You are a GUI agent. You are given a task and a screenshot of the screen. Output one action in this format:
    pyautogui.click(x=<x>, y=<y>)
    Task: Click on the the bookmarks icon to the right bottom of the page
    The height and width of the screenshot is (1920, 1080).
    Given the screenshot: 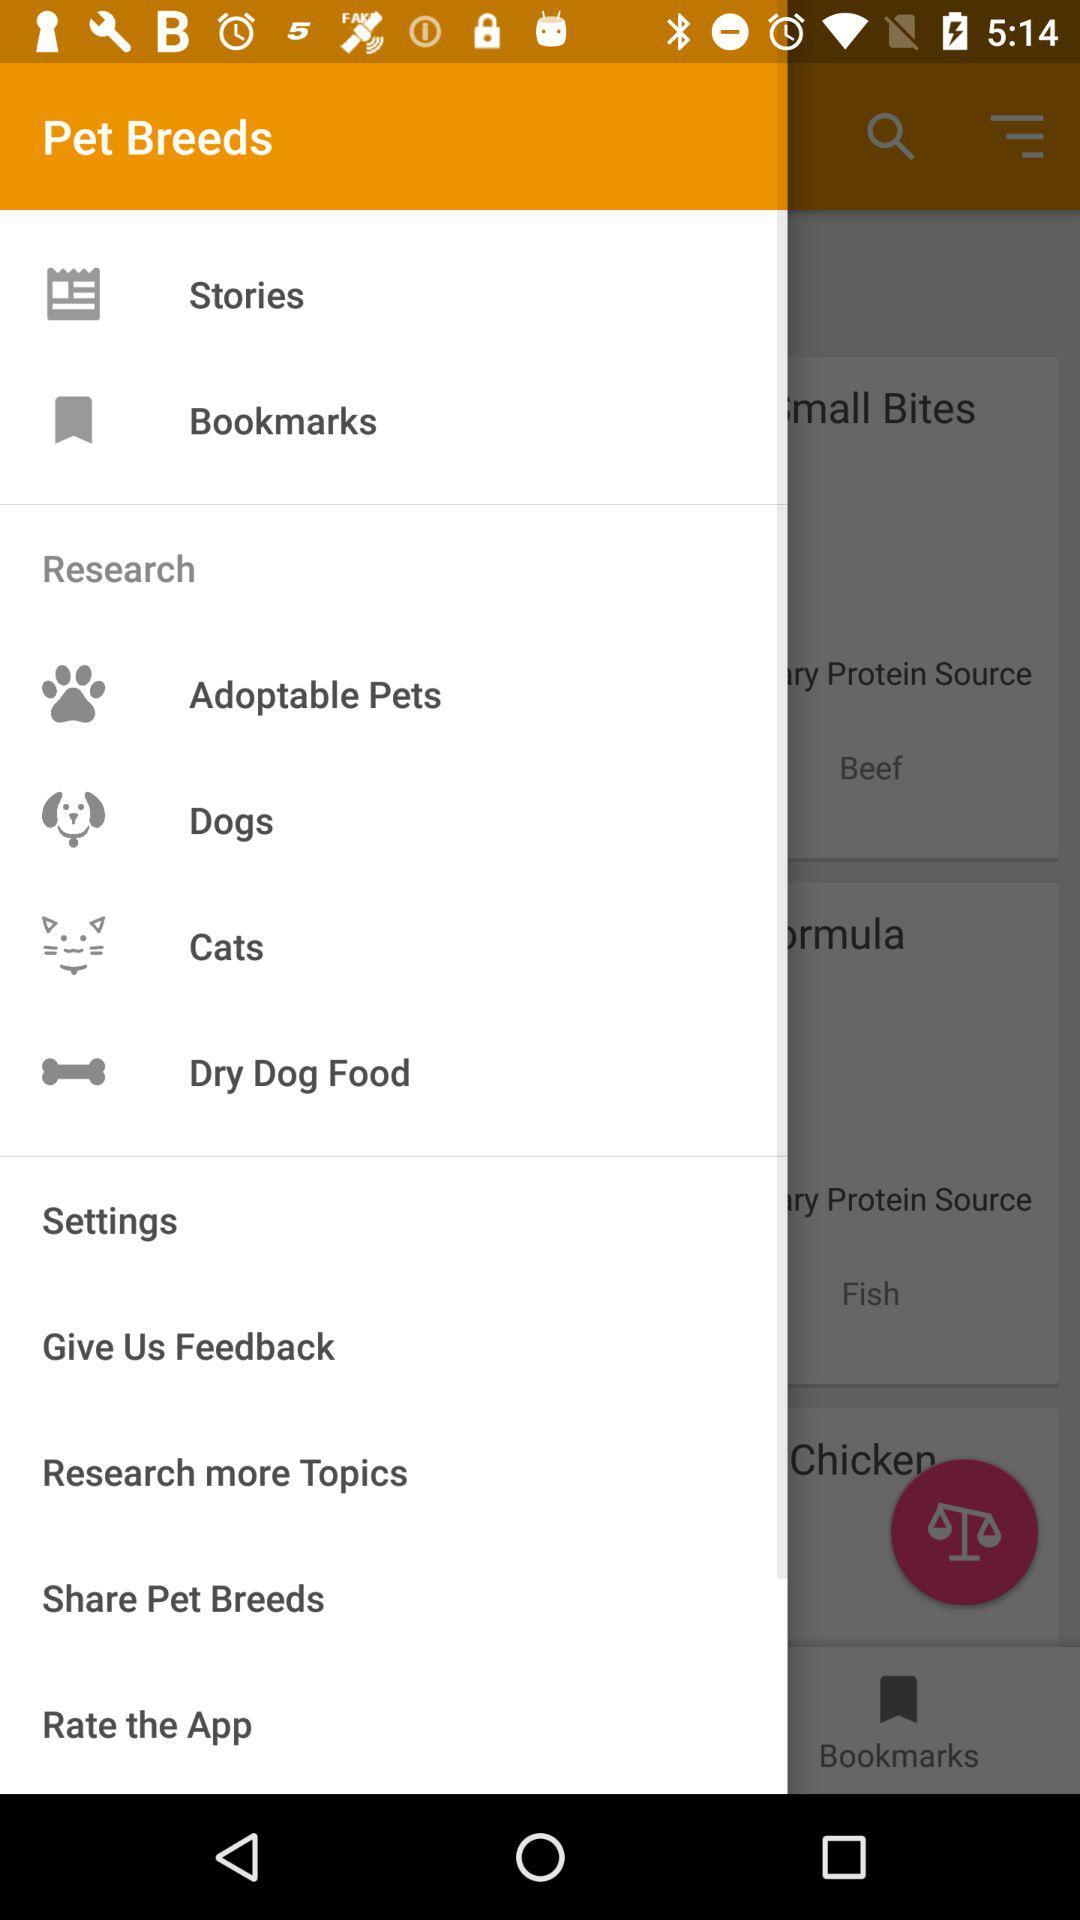 What is the action you would take?
    pyautogui.click(x=897, y=1688)
    